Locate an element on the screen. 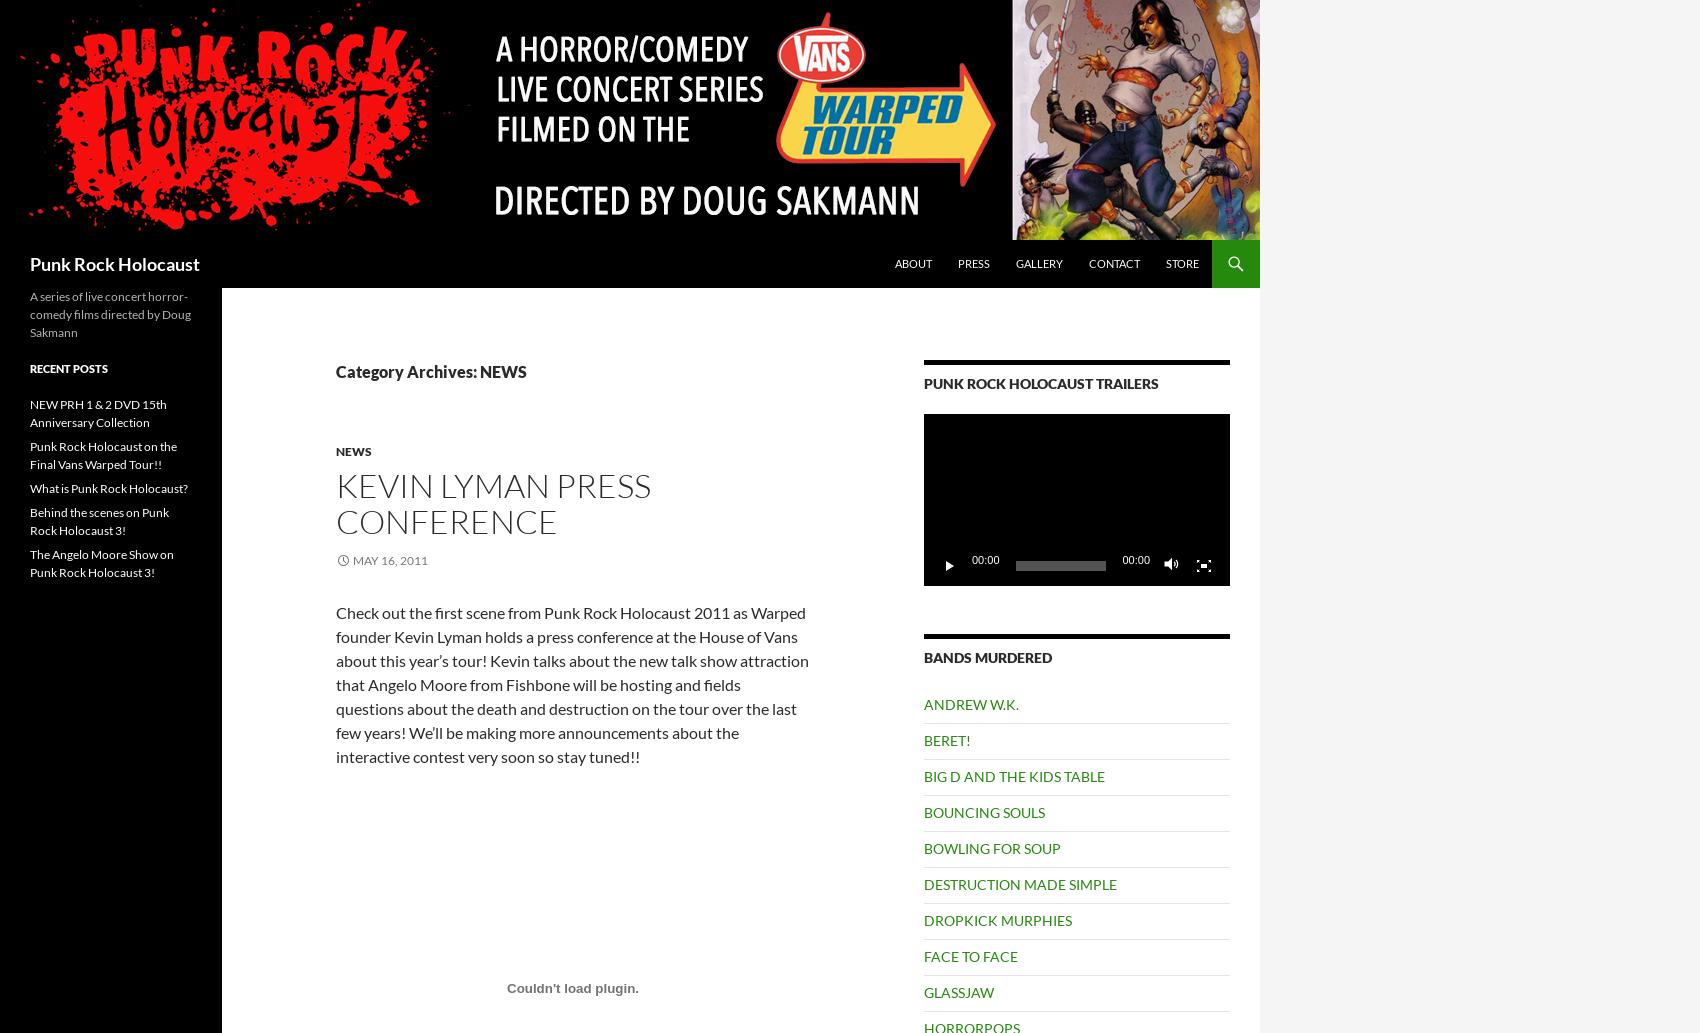 This screenshot has height=1033, width=1700. 'A series of live concert horror-comedy films directed by Doug Sakmann' is located at coordinates (109, 313).